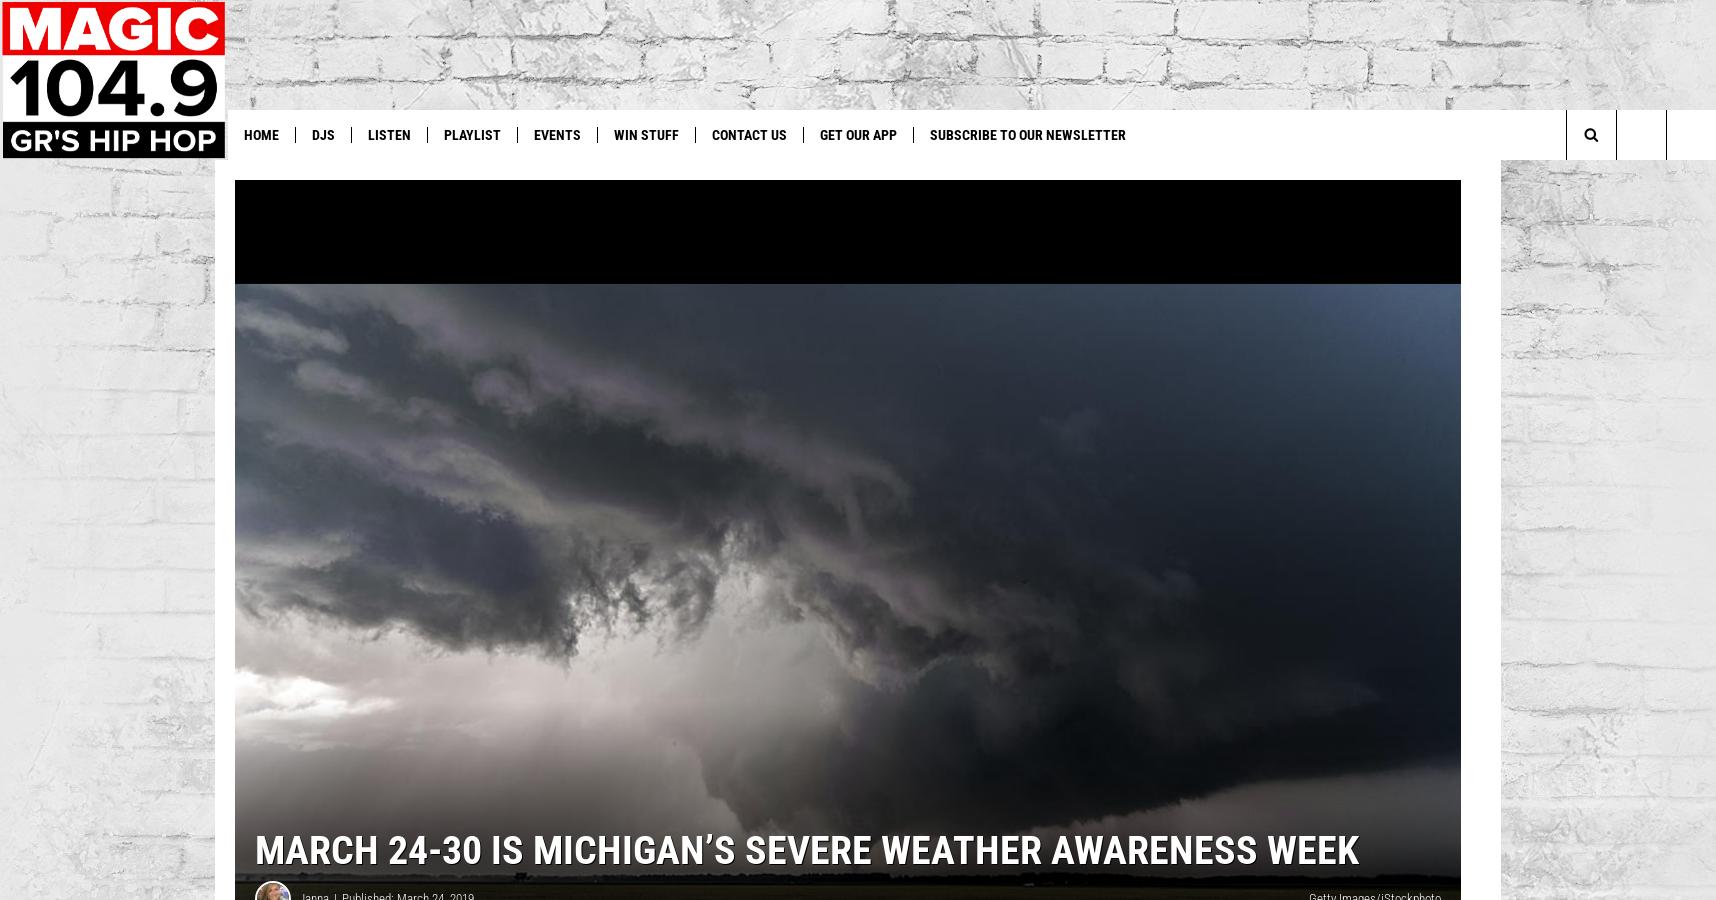  I want to click on 'Get Our App', so click(858, 135).